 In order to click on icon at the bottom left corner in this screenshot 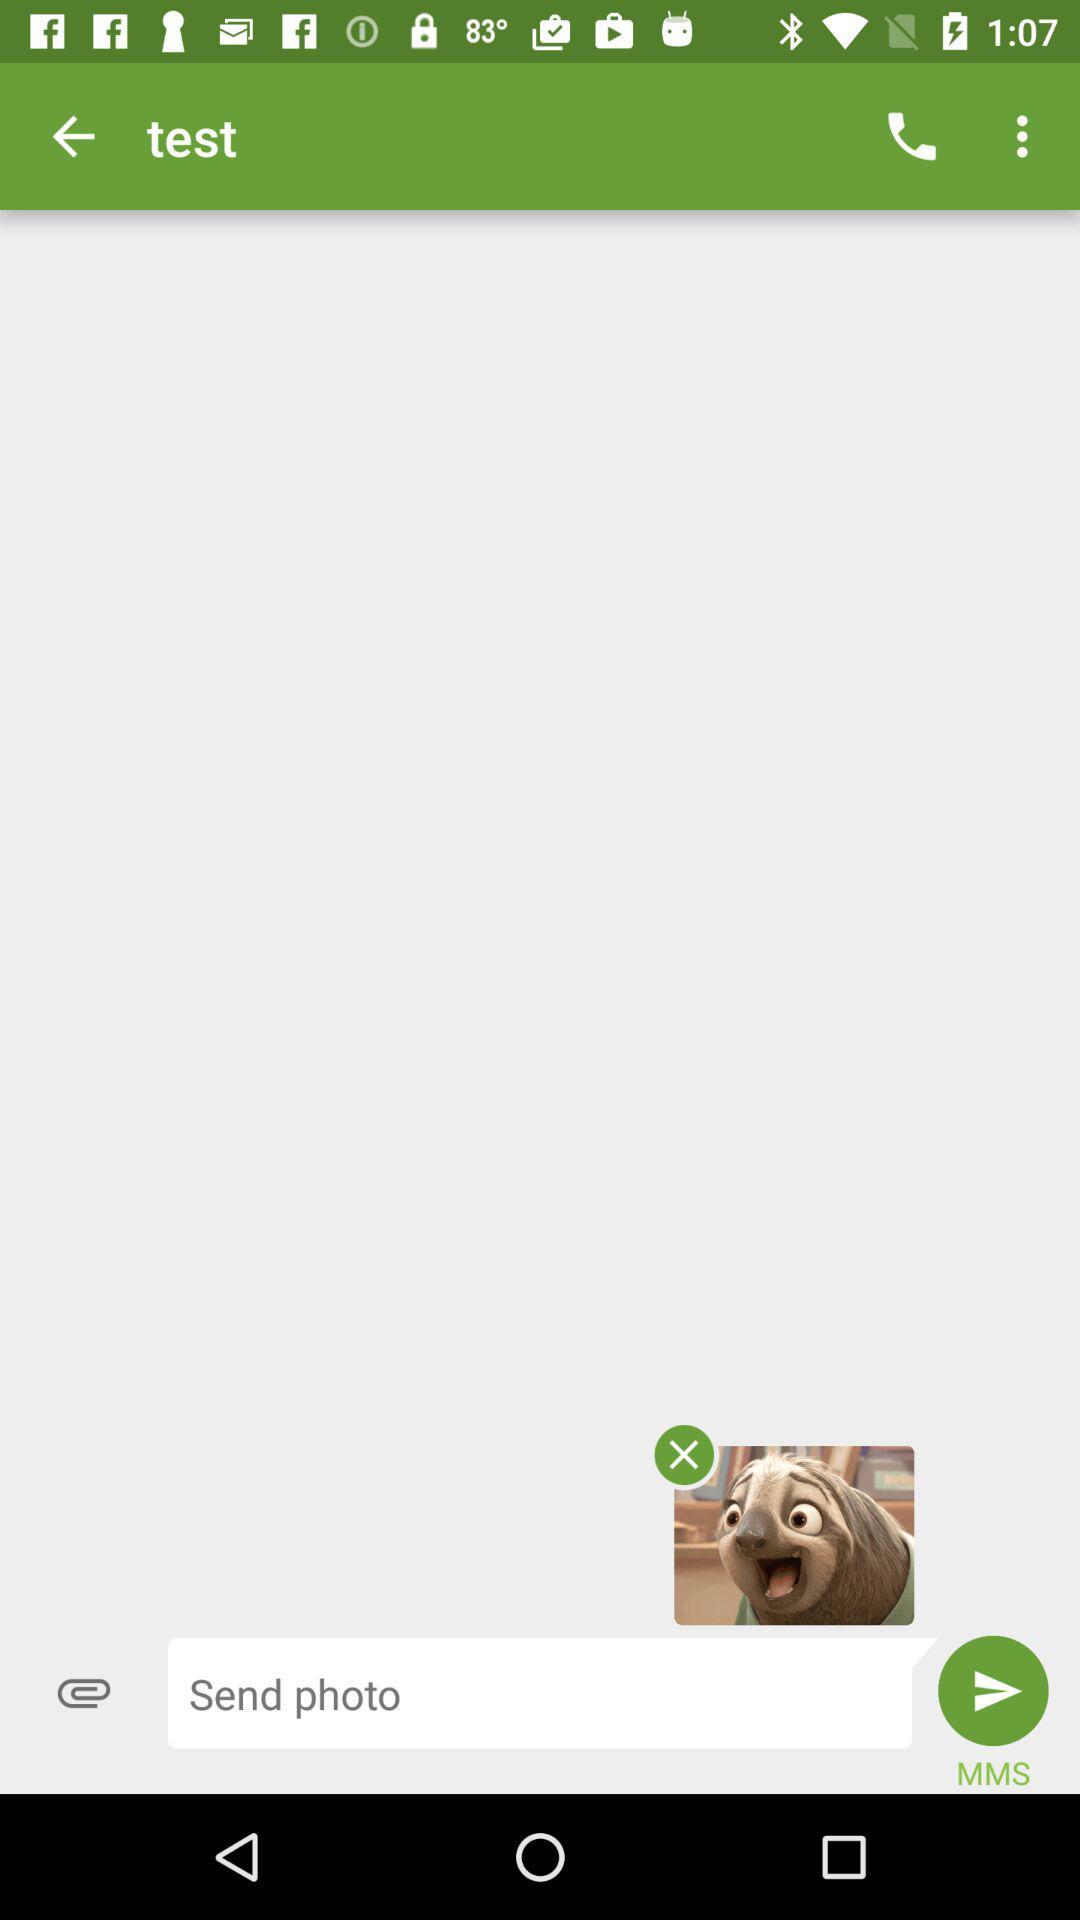, I will do `click(83, 1692)`.